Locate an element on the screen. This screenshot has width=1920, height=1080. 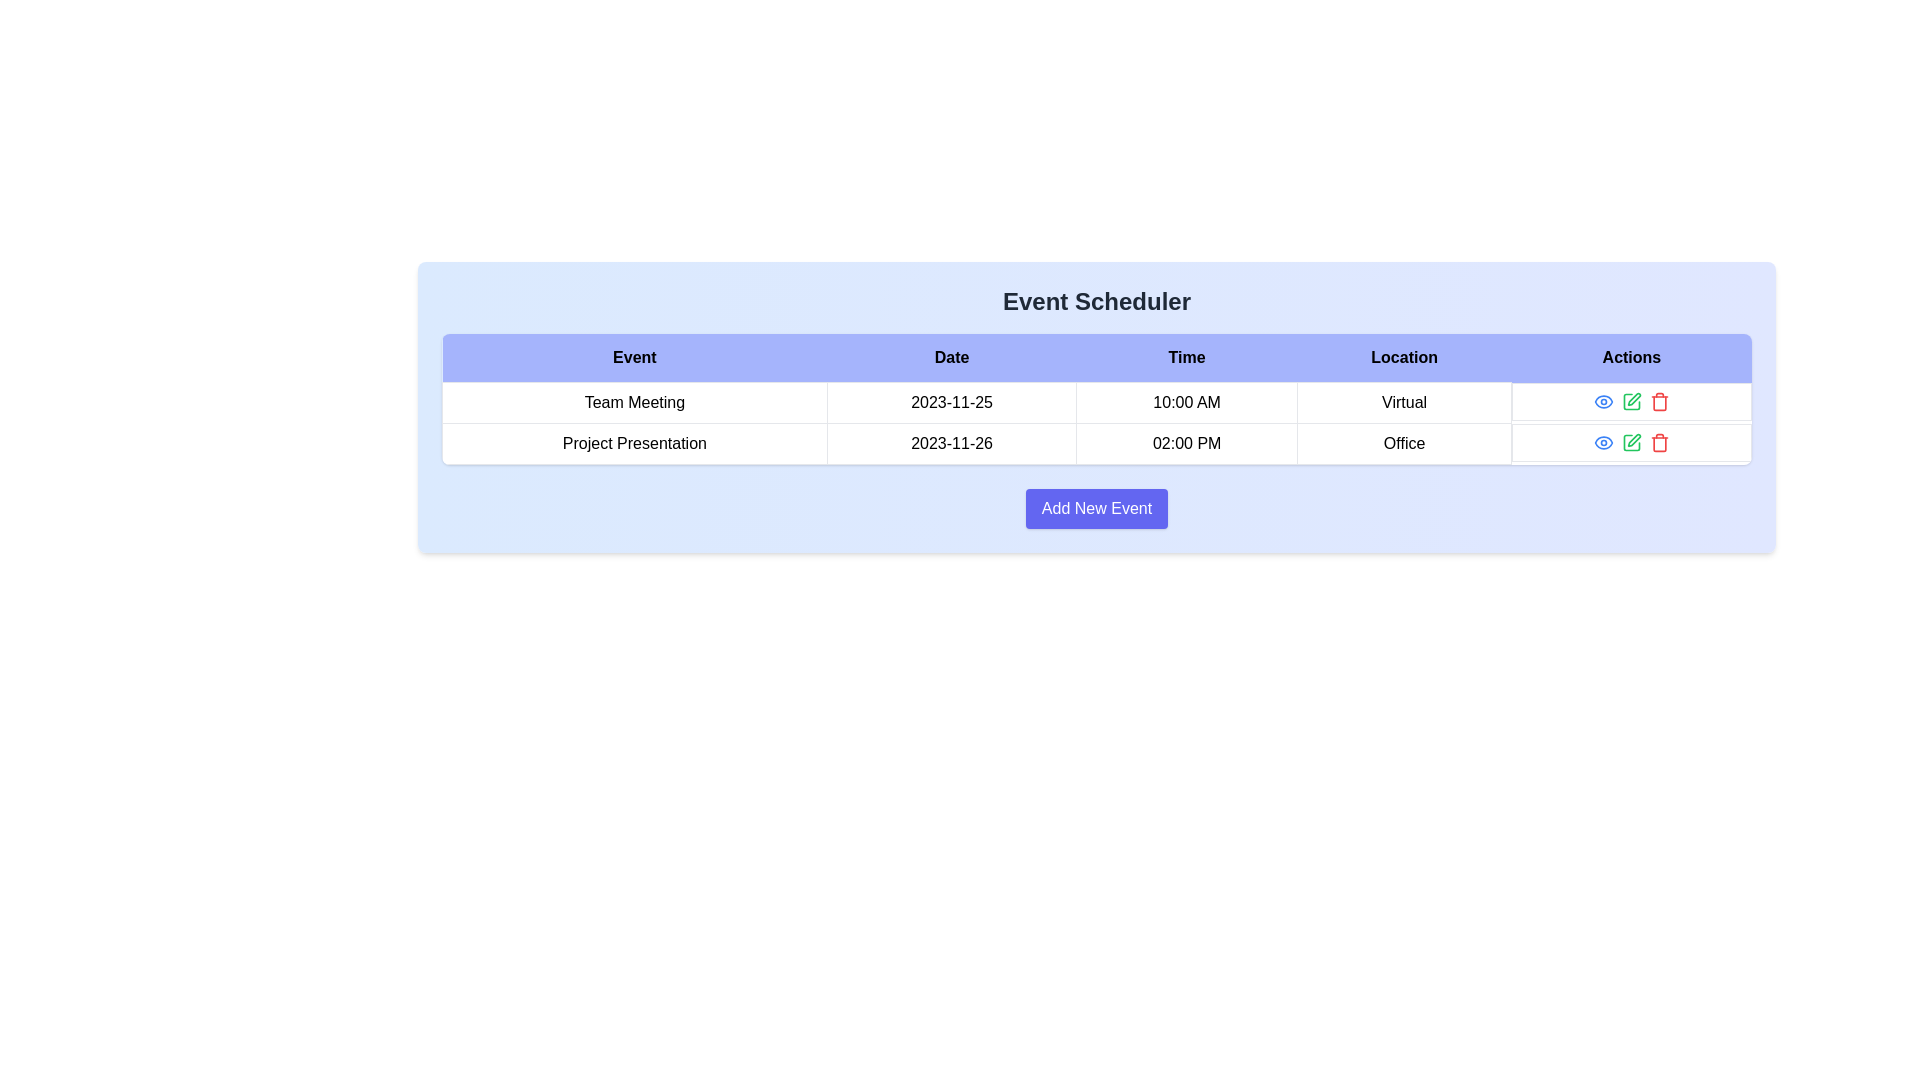
the delete button located in the 'Actions' column of the second row of the table for the 'Project Presentation' entry to indicate its interactivity is located at coordinates (1660, 401).